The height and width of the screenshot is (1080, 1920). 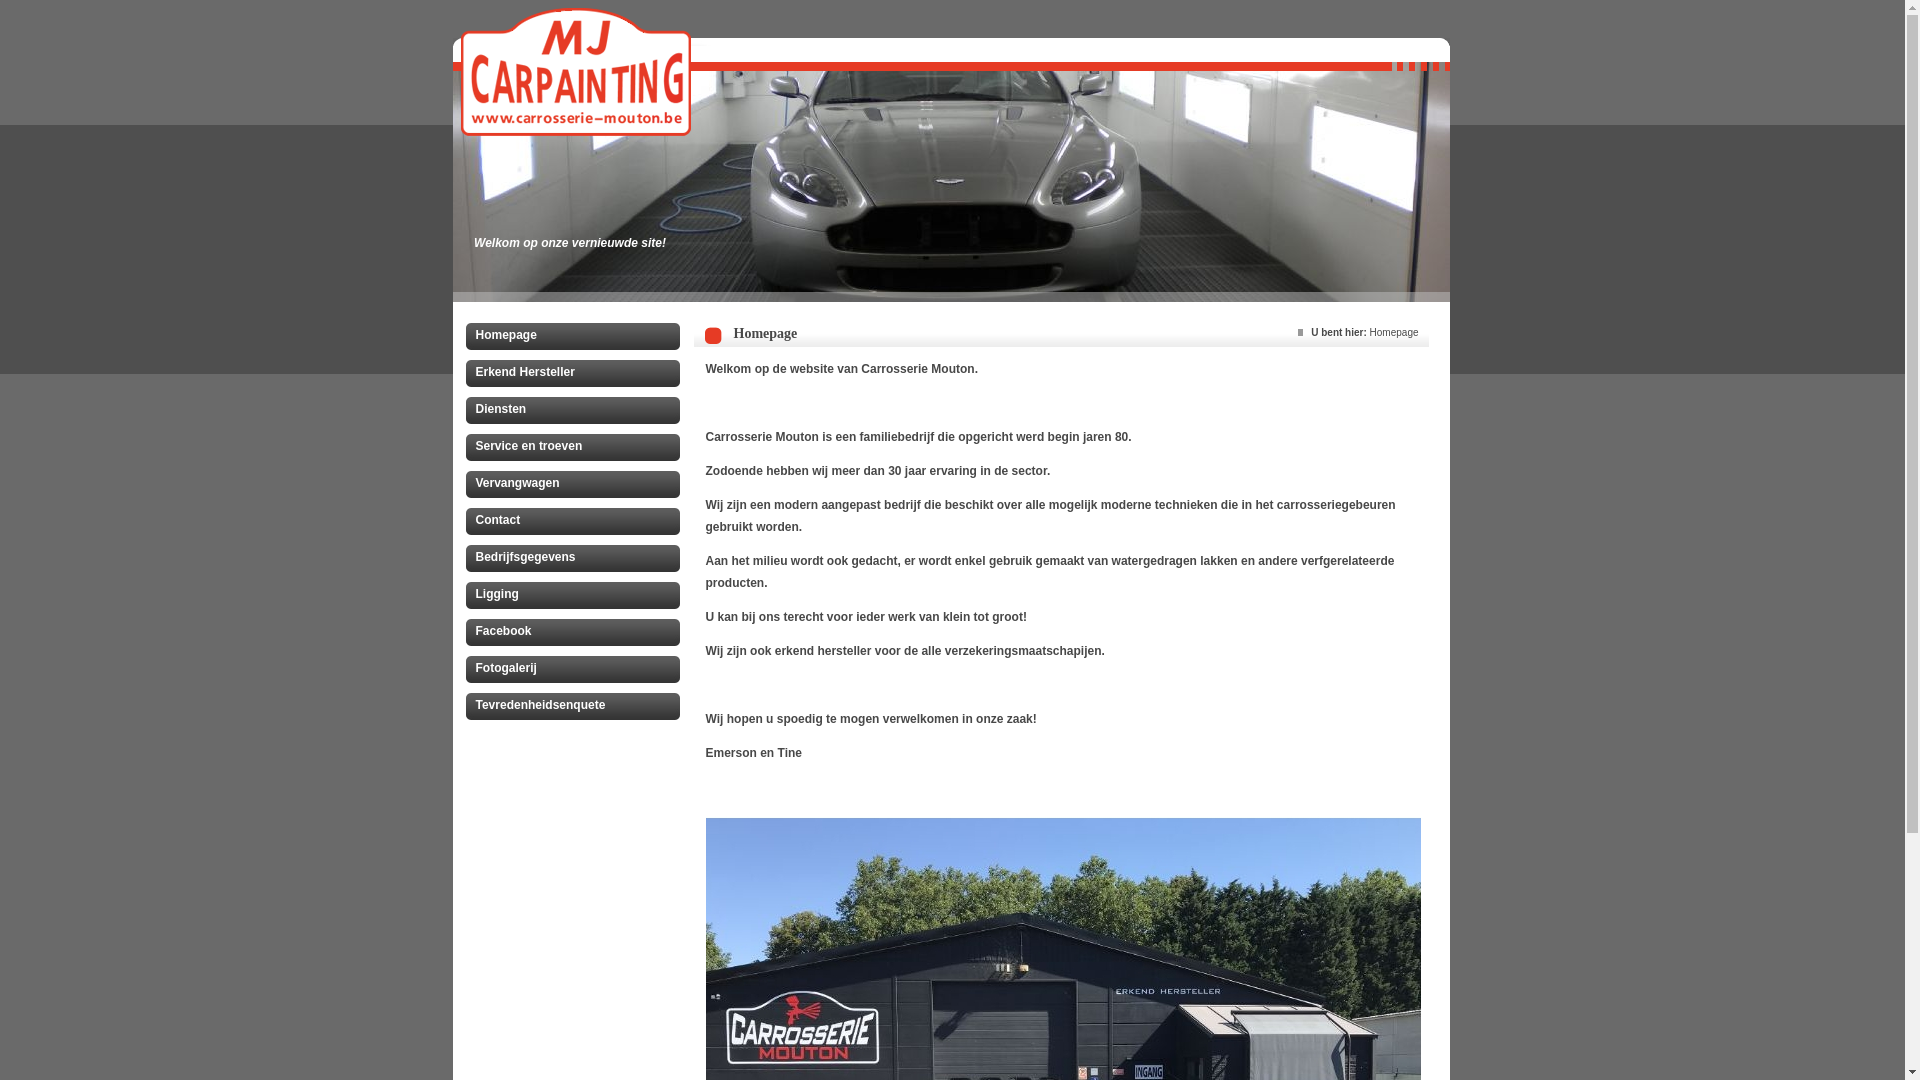 I want to click on 'Erkend Hersteller', so click(x=464, y=375).